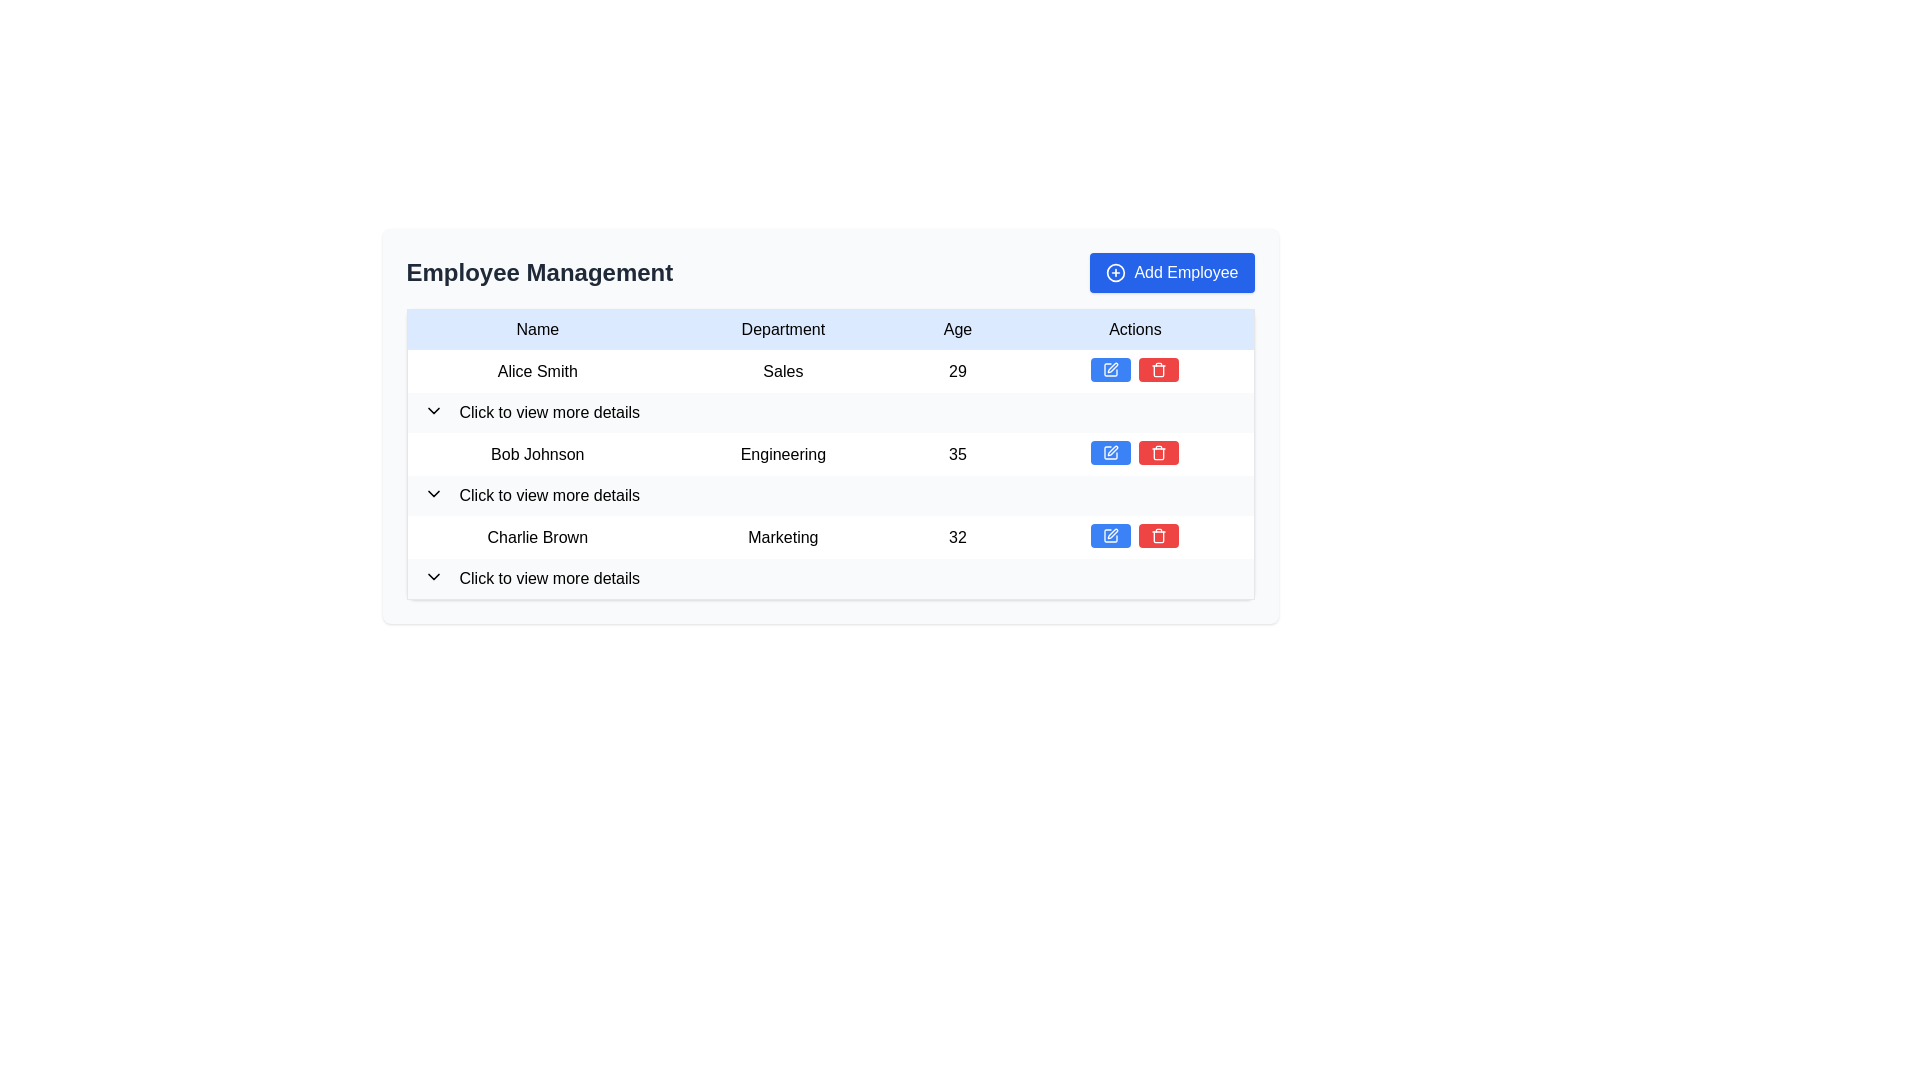 The height and width of the screenshot is (1080, 1920). Describe the element at coordinates (537, 454) in the screenshot. I see `text label displaying 'Bob Johnson' located in the second row of the table under the 'Name' column` at that location.